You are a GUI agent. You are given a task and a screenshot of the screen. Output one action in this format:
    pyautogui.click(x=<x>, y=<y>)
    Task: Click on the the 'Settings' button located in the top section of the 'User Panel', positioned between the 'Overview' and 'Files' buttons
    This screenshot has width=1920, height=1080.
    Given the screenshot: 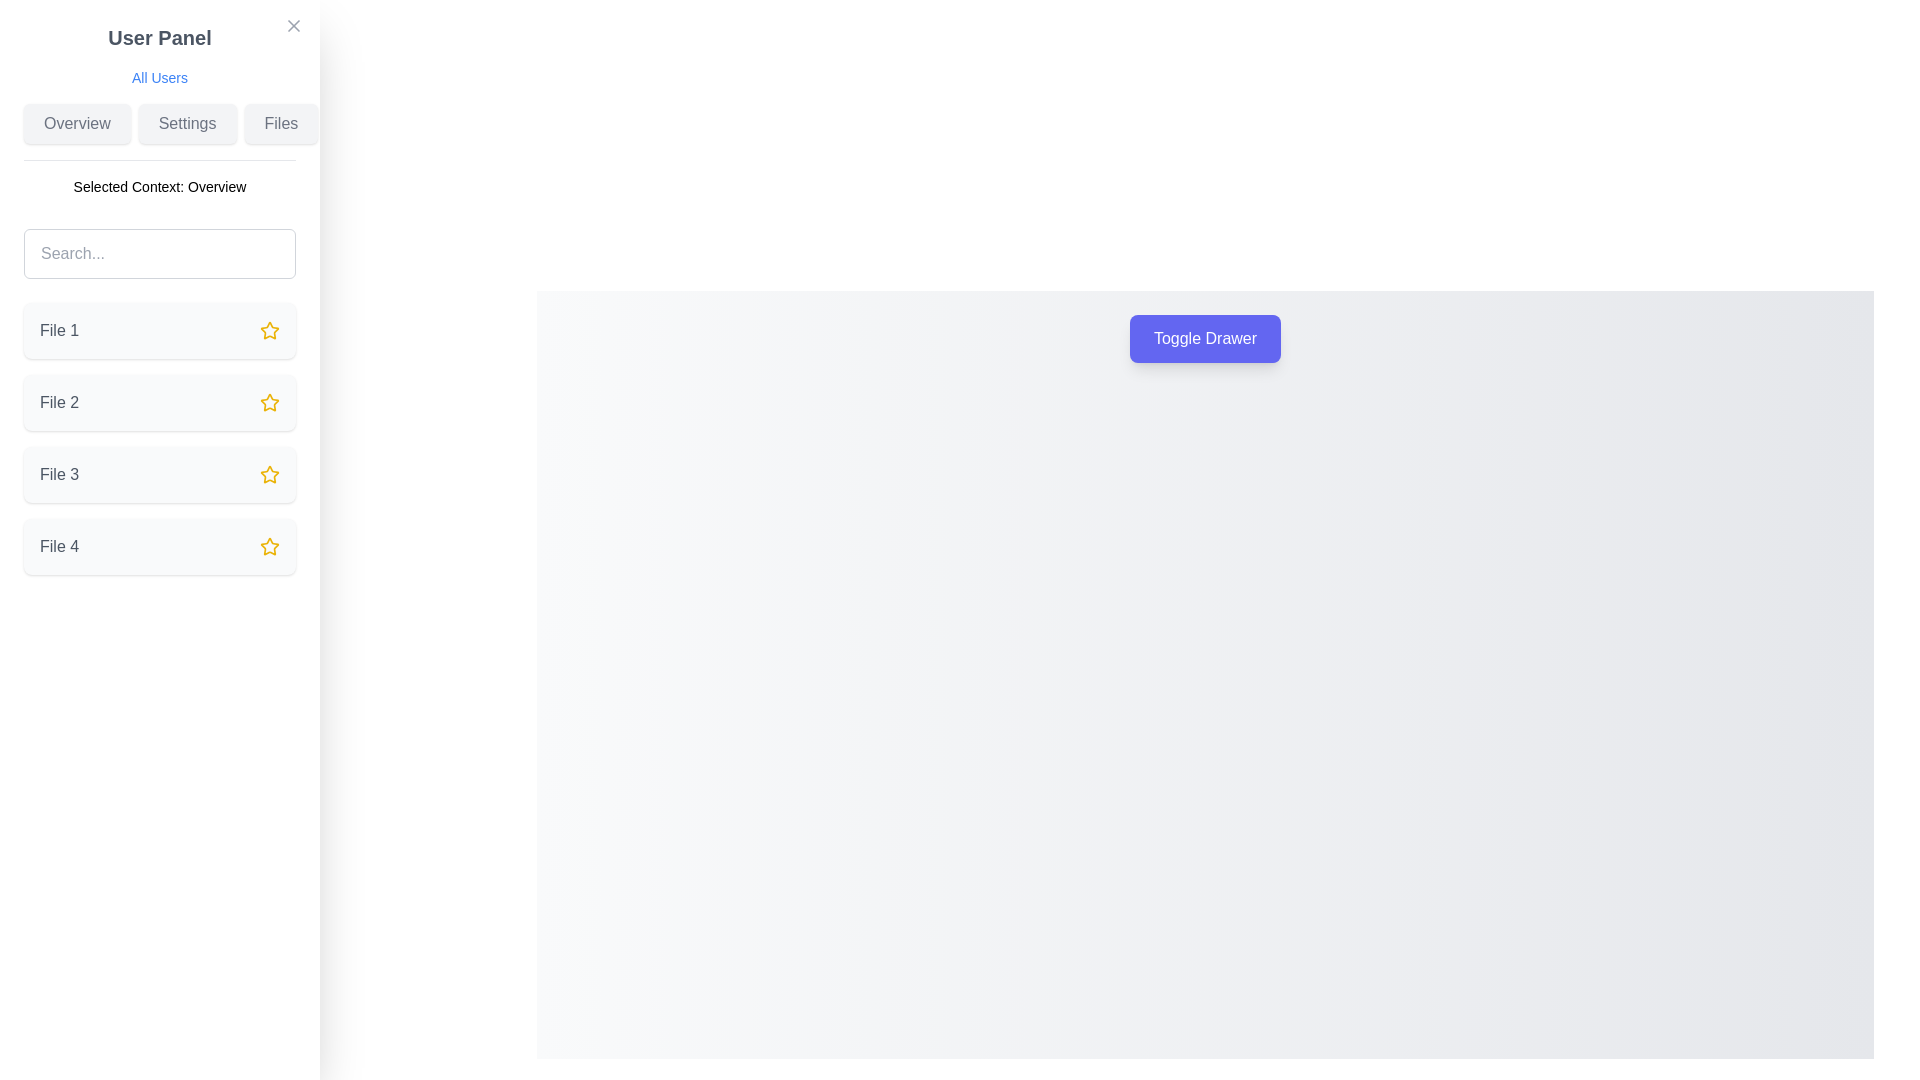 What is the action you would take?
    pyautogui.click(x=158, y=123)
    